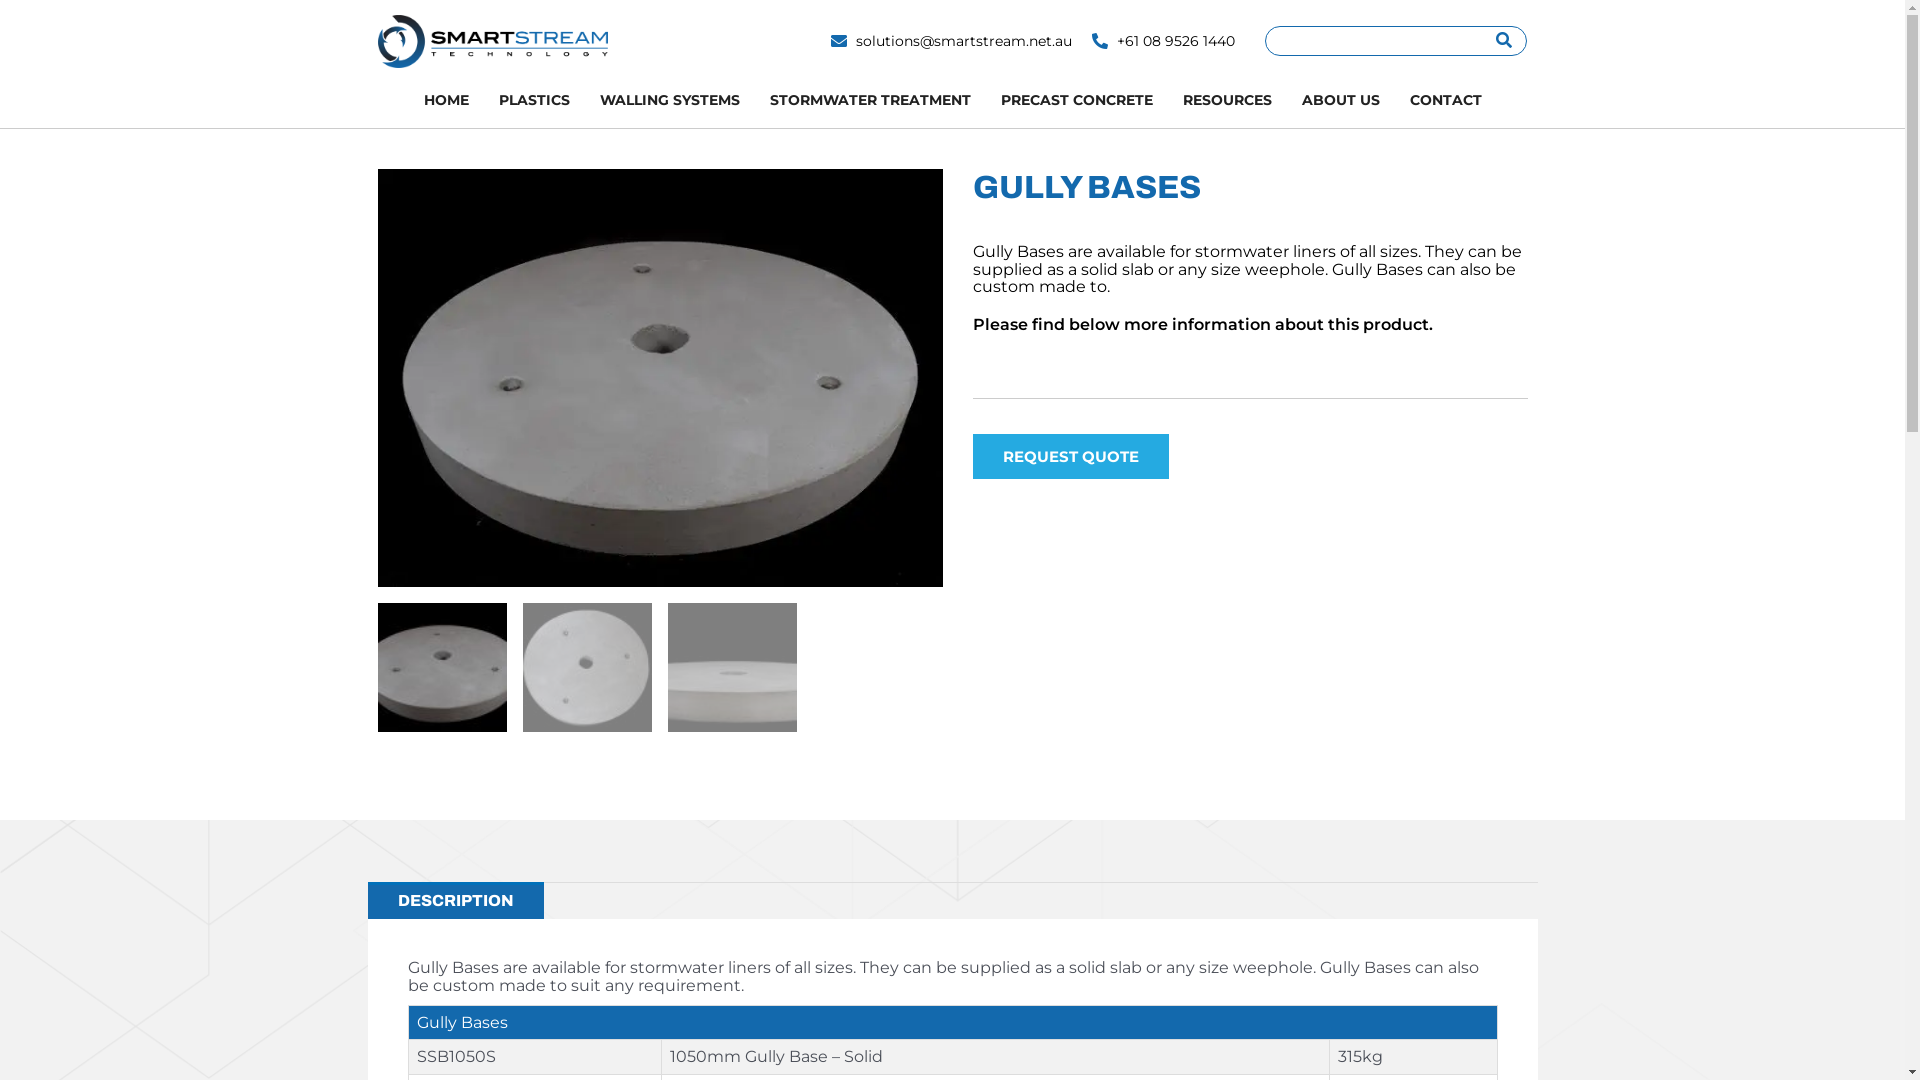 The image size is (1920, 1080). Describe the element at coordinates (1226, 100) in the screenshot. I see `'RESOURCES'` at that location.